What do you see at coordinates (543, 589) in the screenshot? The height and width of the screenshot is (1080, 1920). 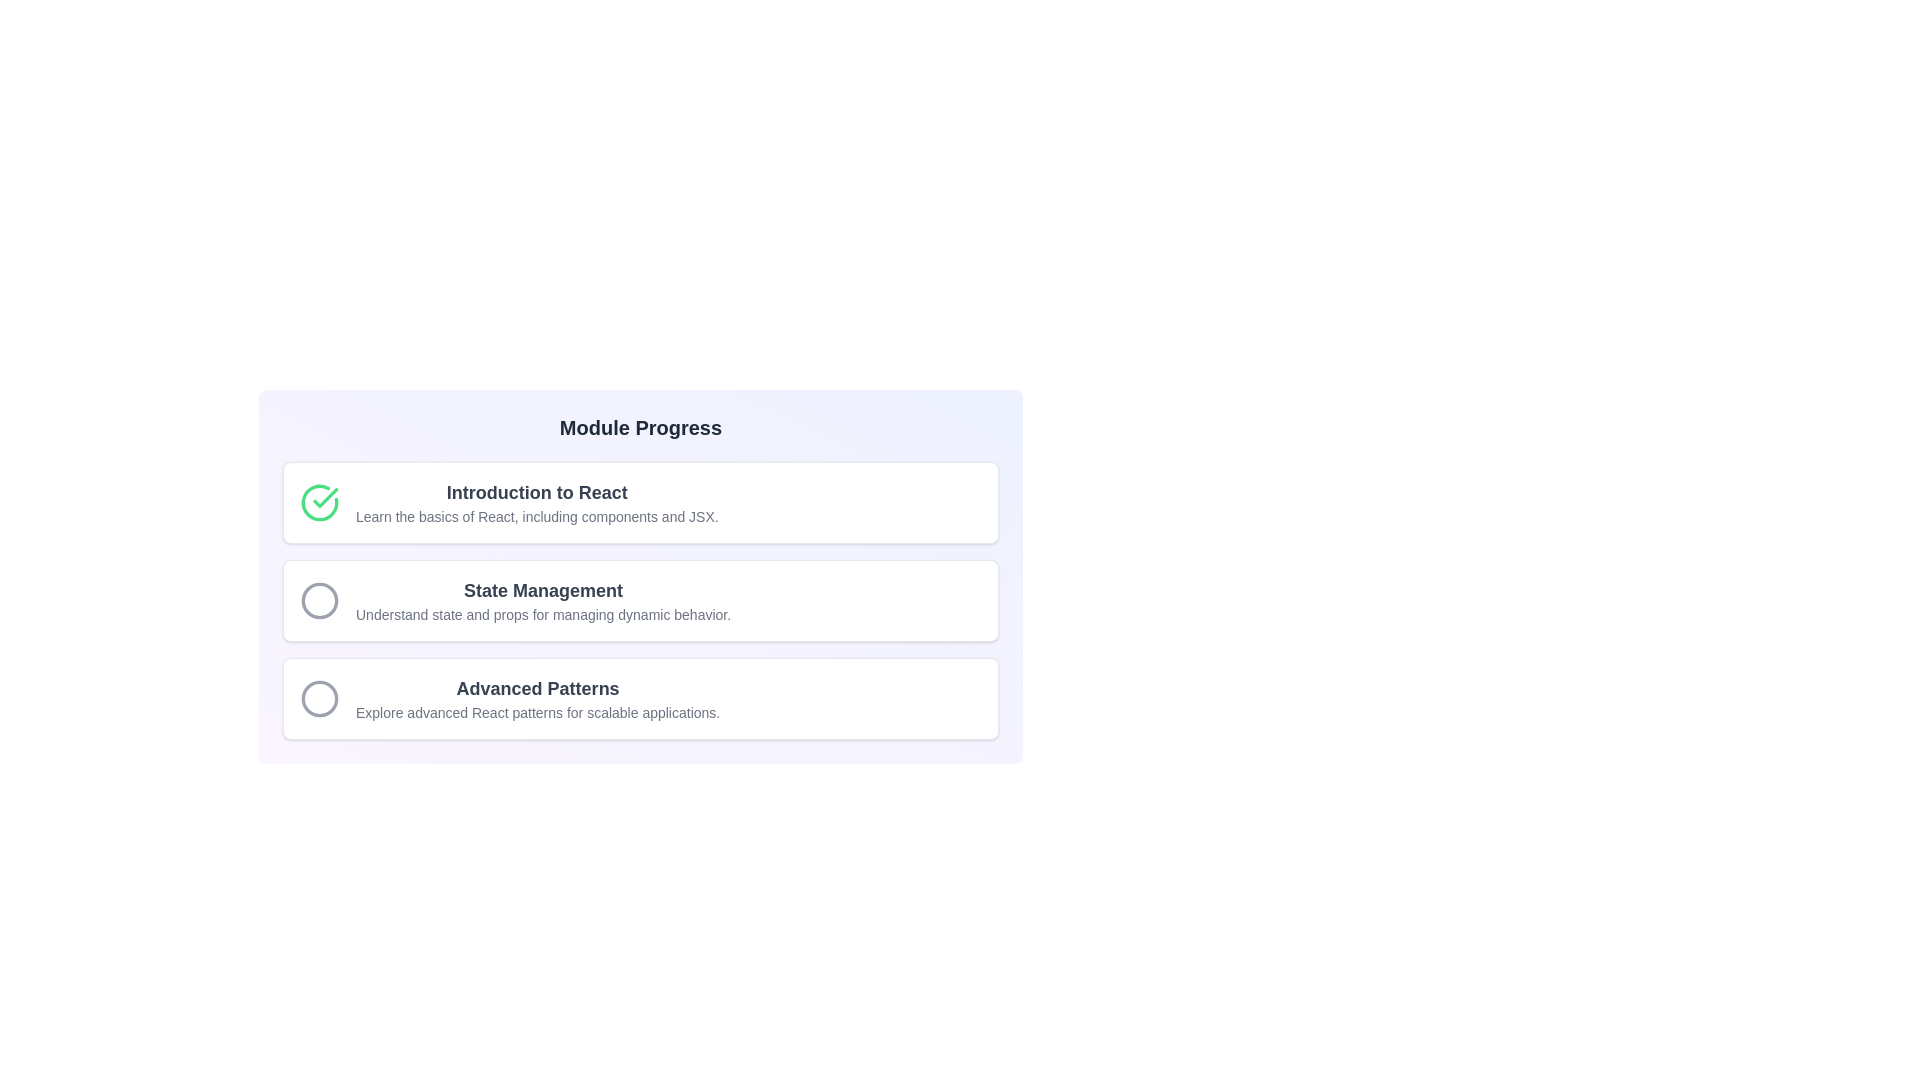 I see `text from the title label located in the middle section of the list interface, positioned below 'Introduction to React' and above 'Advanced Patterns'` at bounding box center [543, 589].